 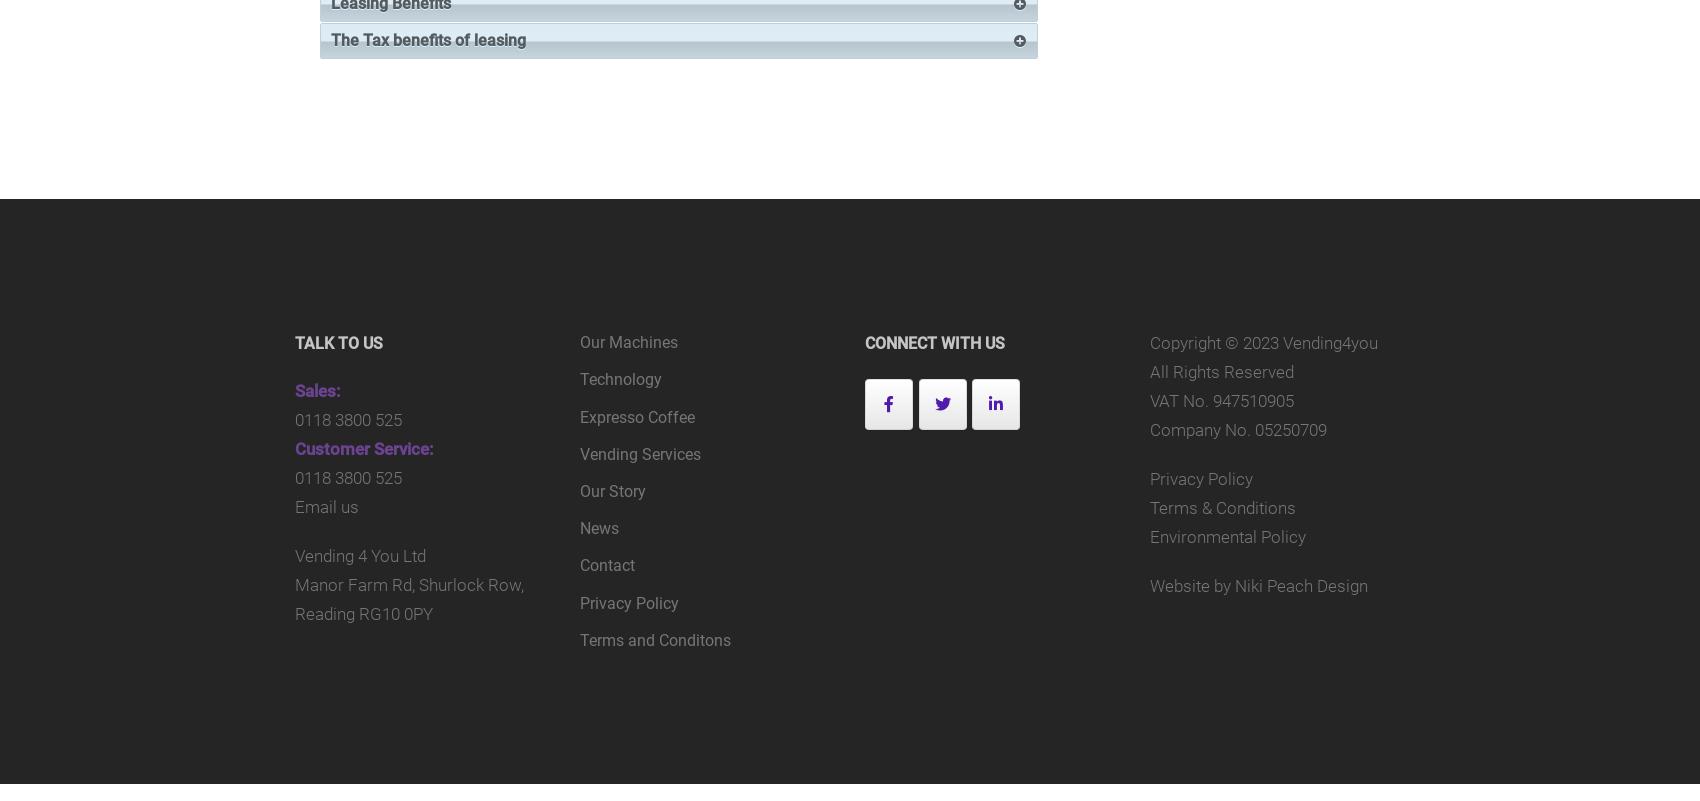 I want to click on 'Manor Farm Rd, Shurlock Row,', so click(x=408, y=584).